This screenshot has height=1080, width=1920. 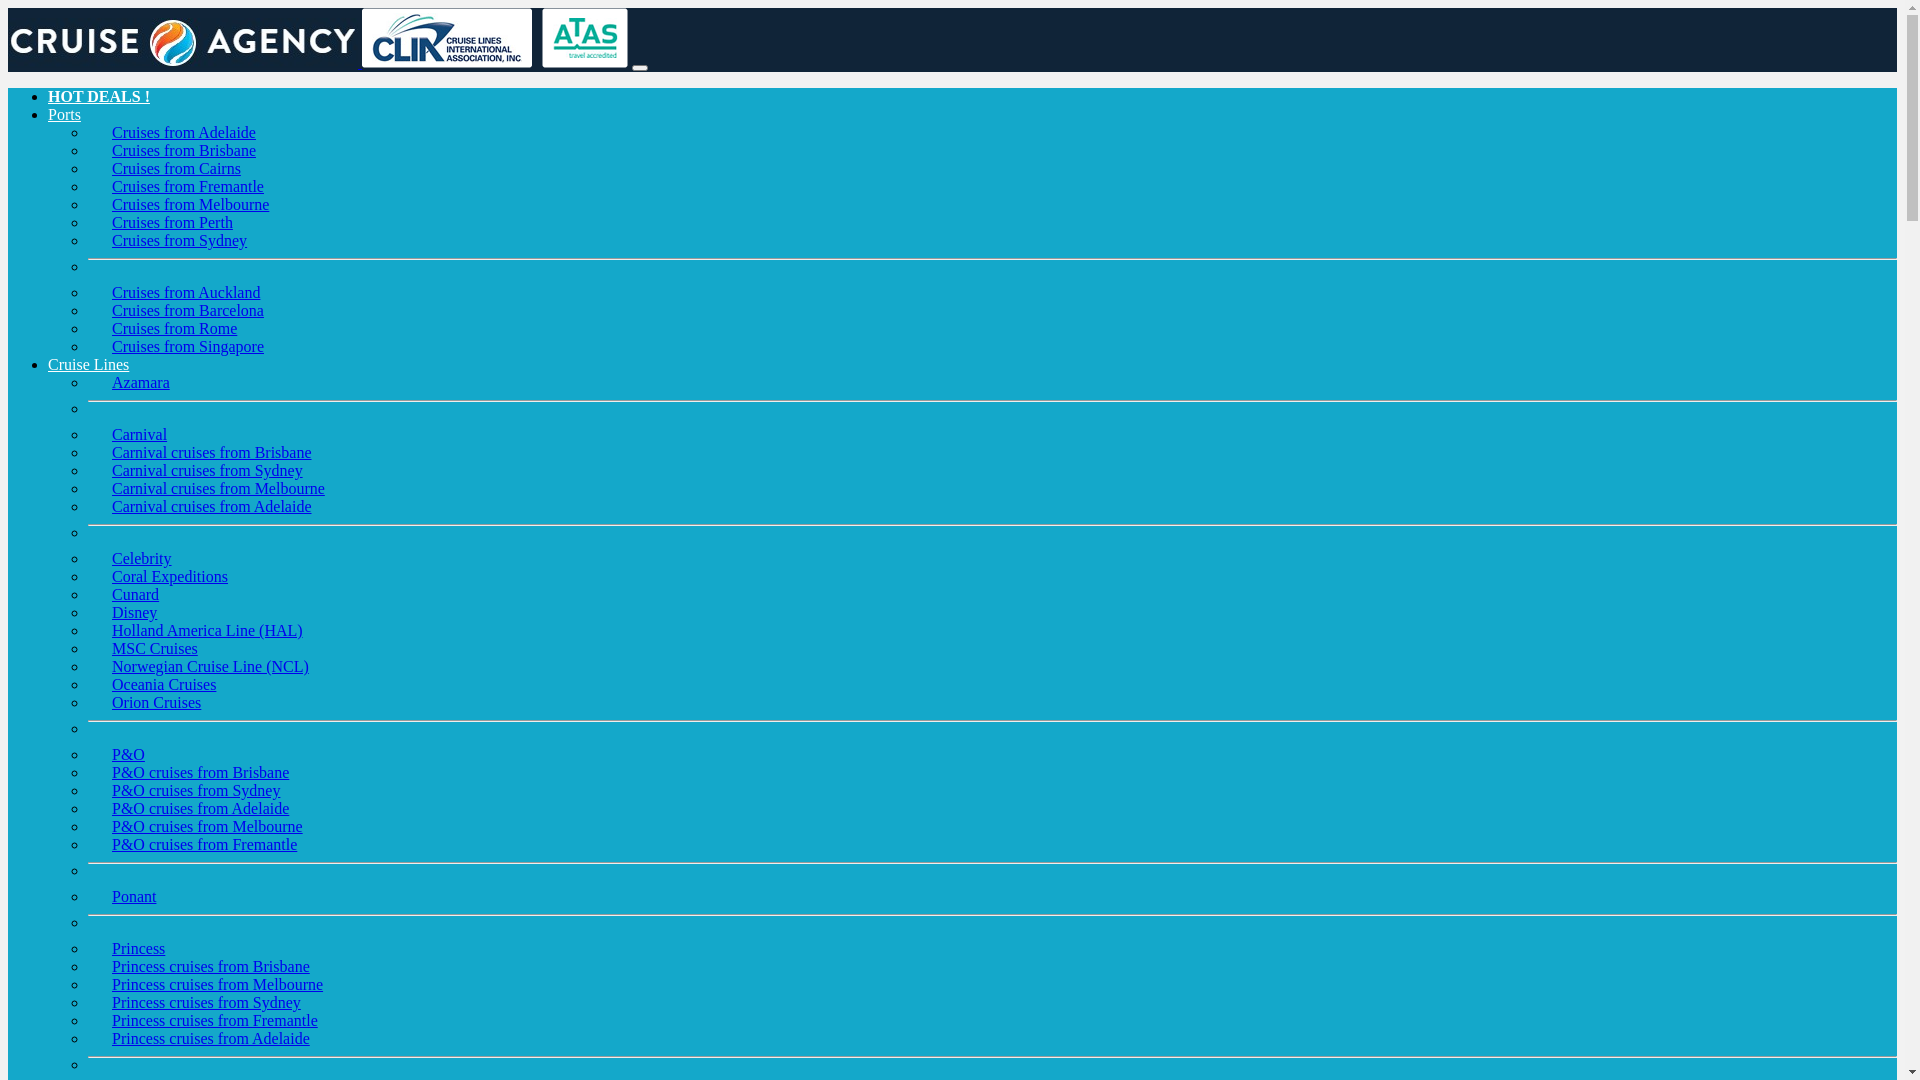 I want to click on 'Princess cruises from Melbourne', so click(x=217, y=983).